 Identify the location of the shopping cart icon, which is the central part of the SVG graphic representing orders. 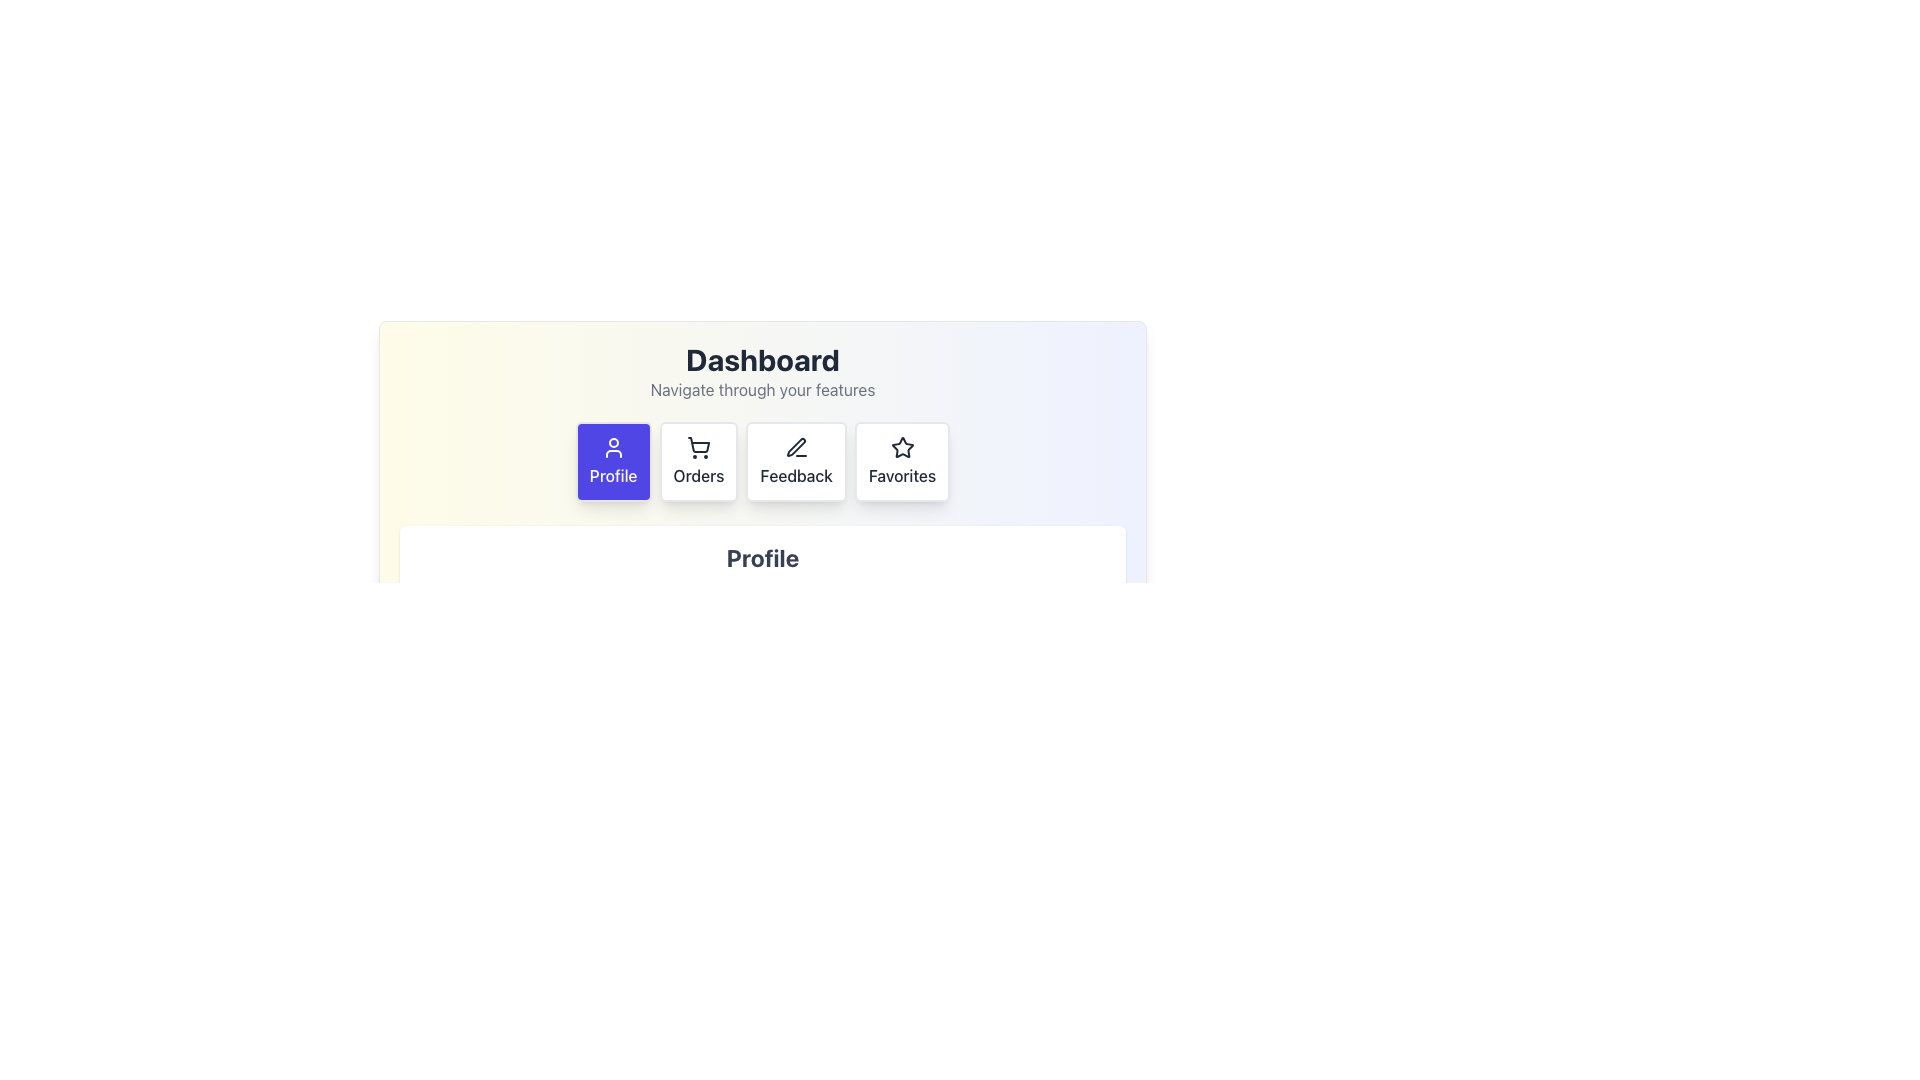
(699, 444).